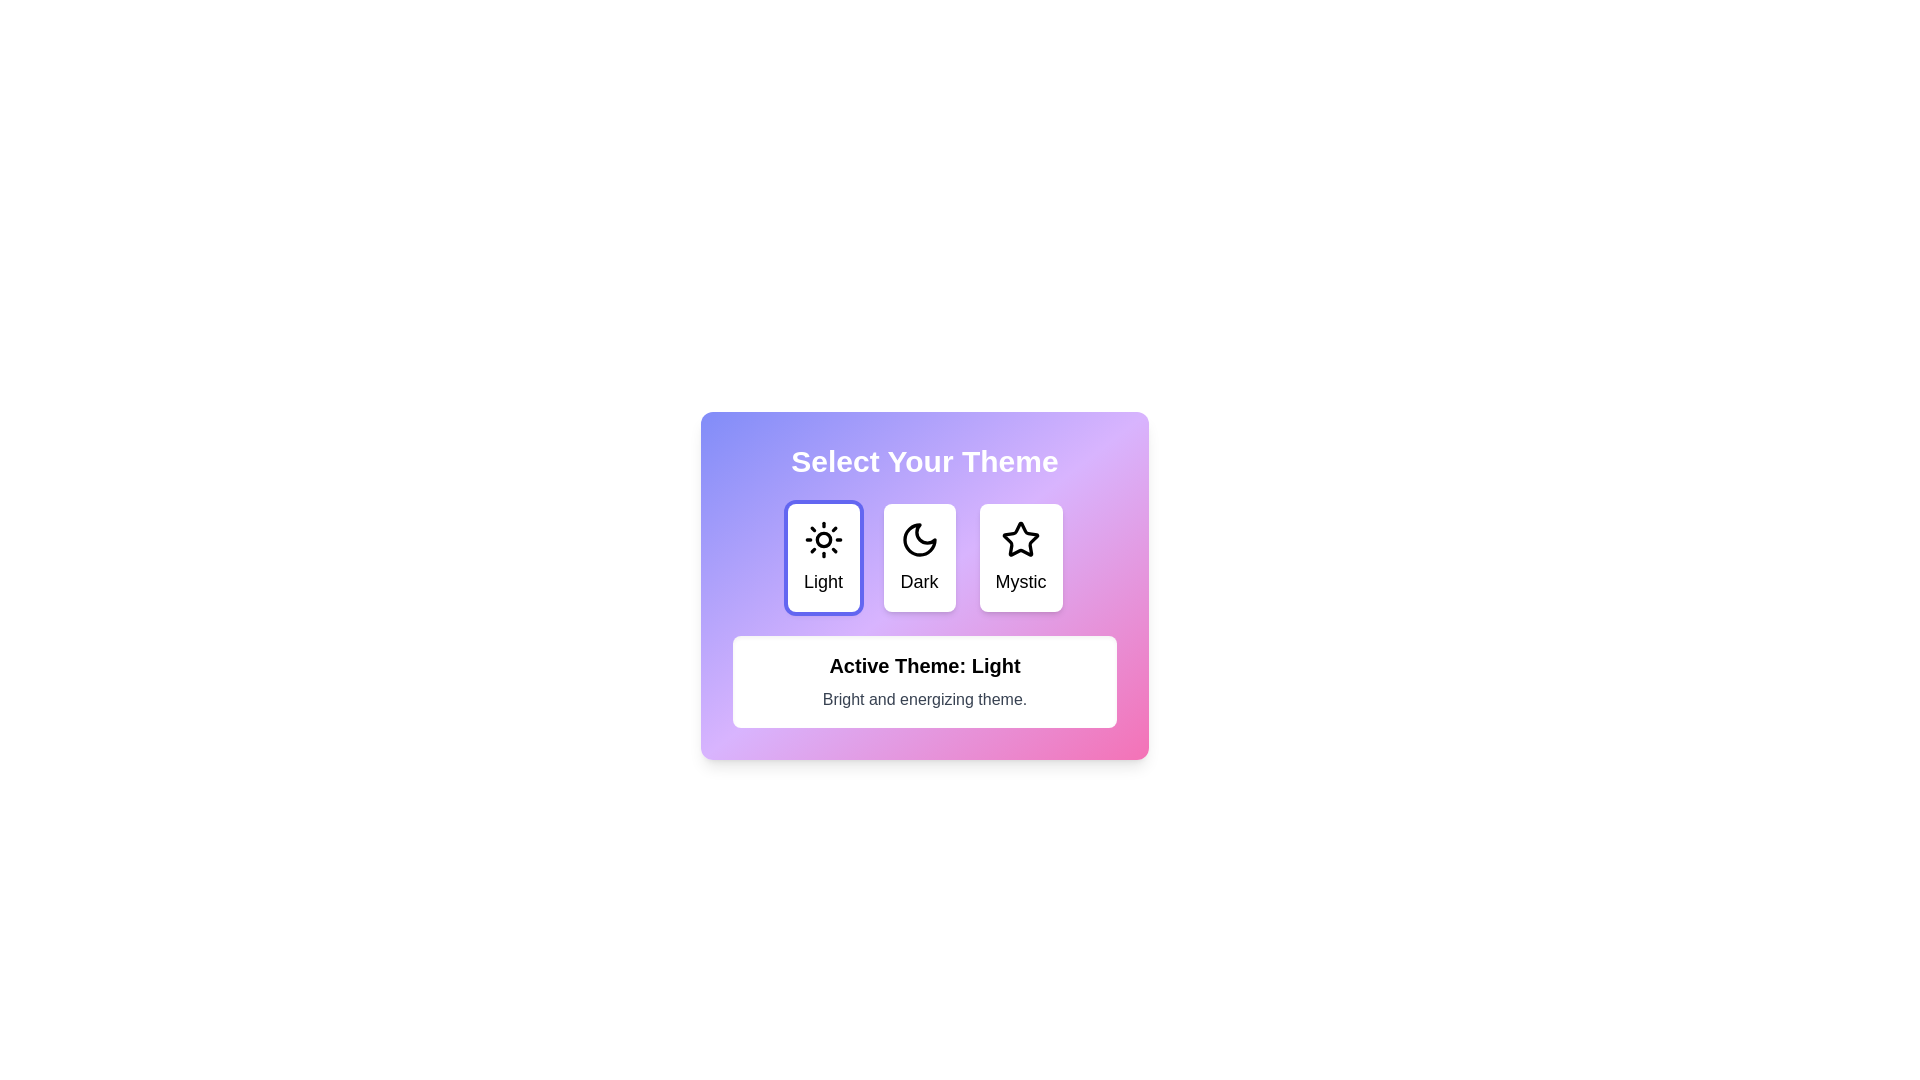 The height and width of the screenshot is (1080, 1920). Describe the element at coordinates (1021, 558) in the screenshot. I see `the button corresponding to the theme Mystic` at that location.